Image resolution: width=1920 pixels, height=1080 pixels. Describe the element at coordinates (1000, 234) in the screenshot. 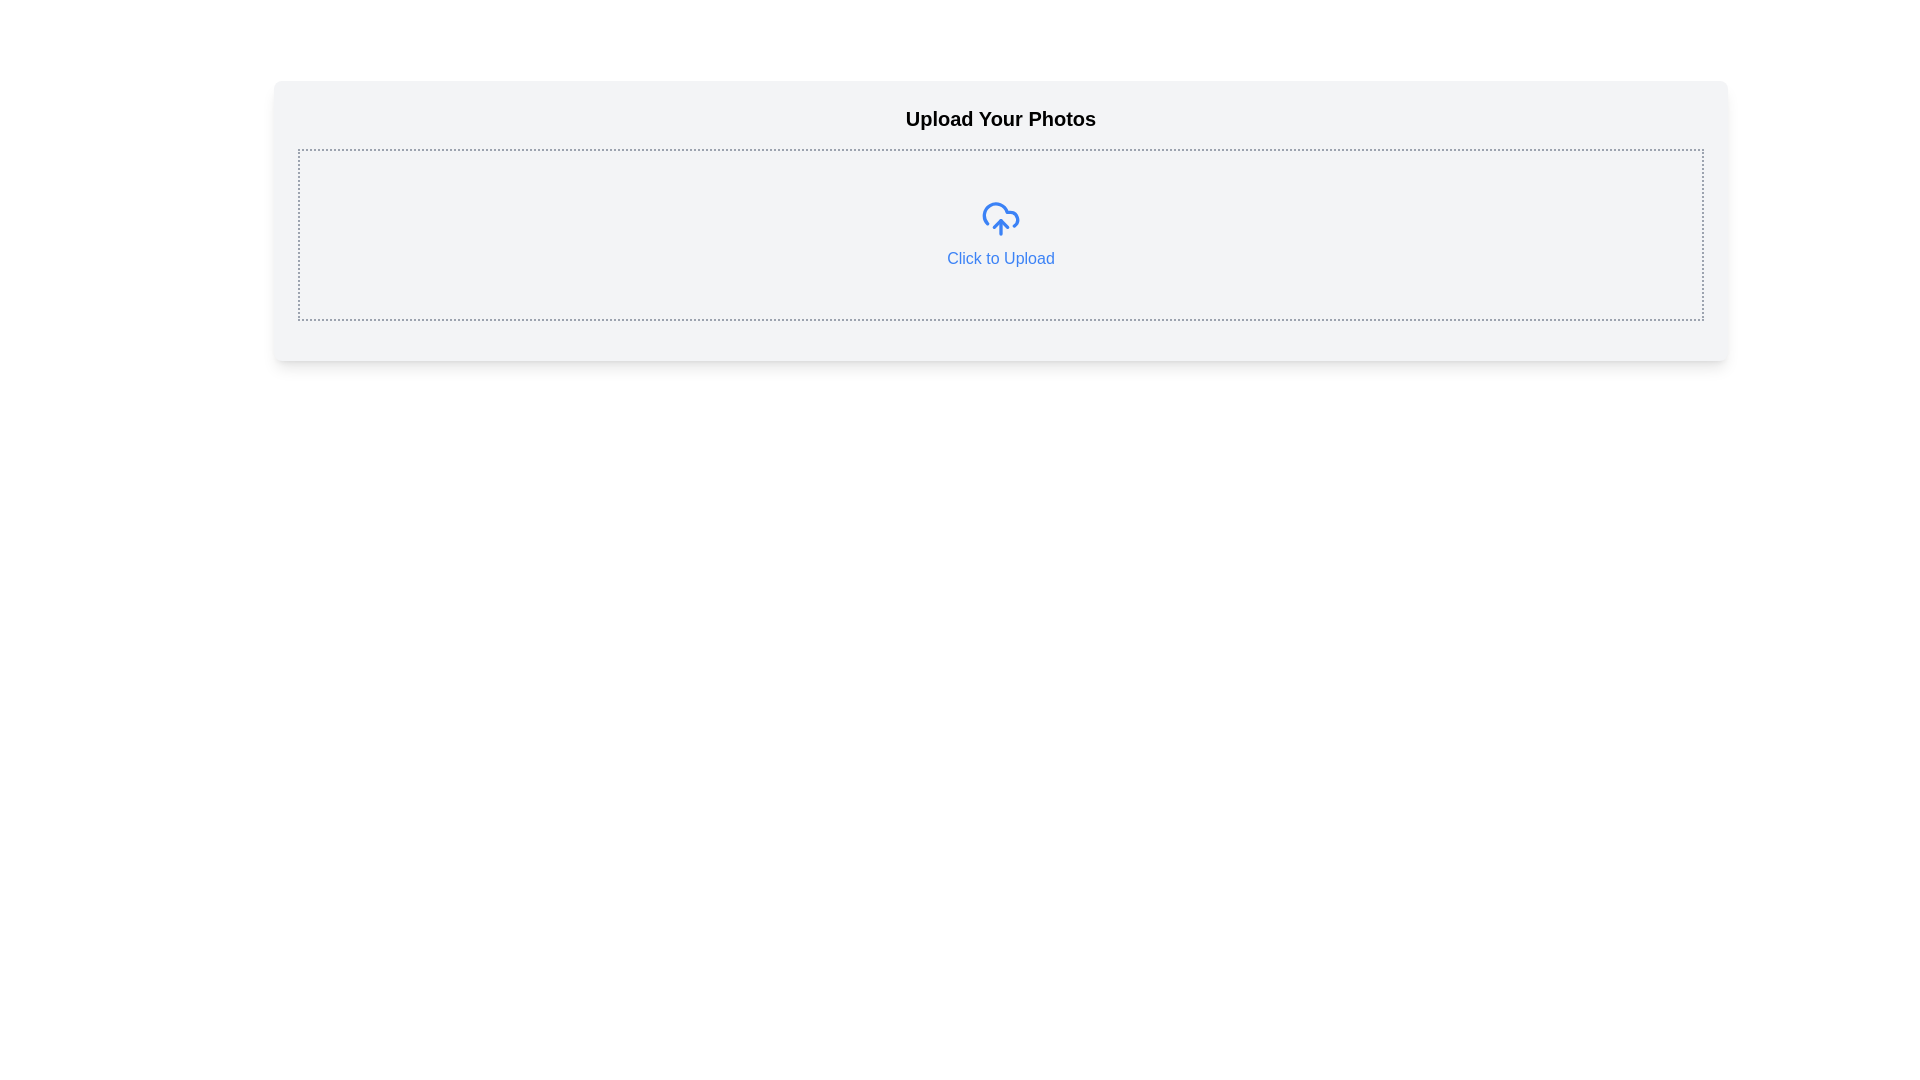

I see `the file upload interface located in the center of the page` at that location.